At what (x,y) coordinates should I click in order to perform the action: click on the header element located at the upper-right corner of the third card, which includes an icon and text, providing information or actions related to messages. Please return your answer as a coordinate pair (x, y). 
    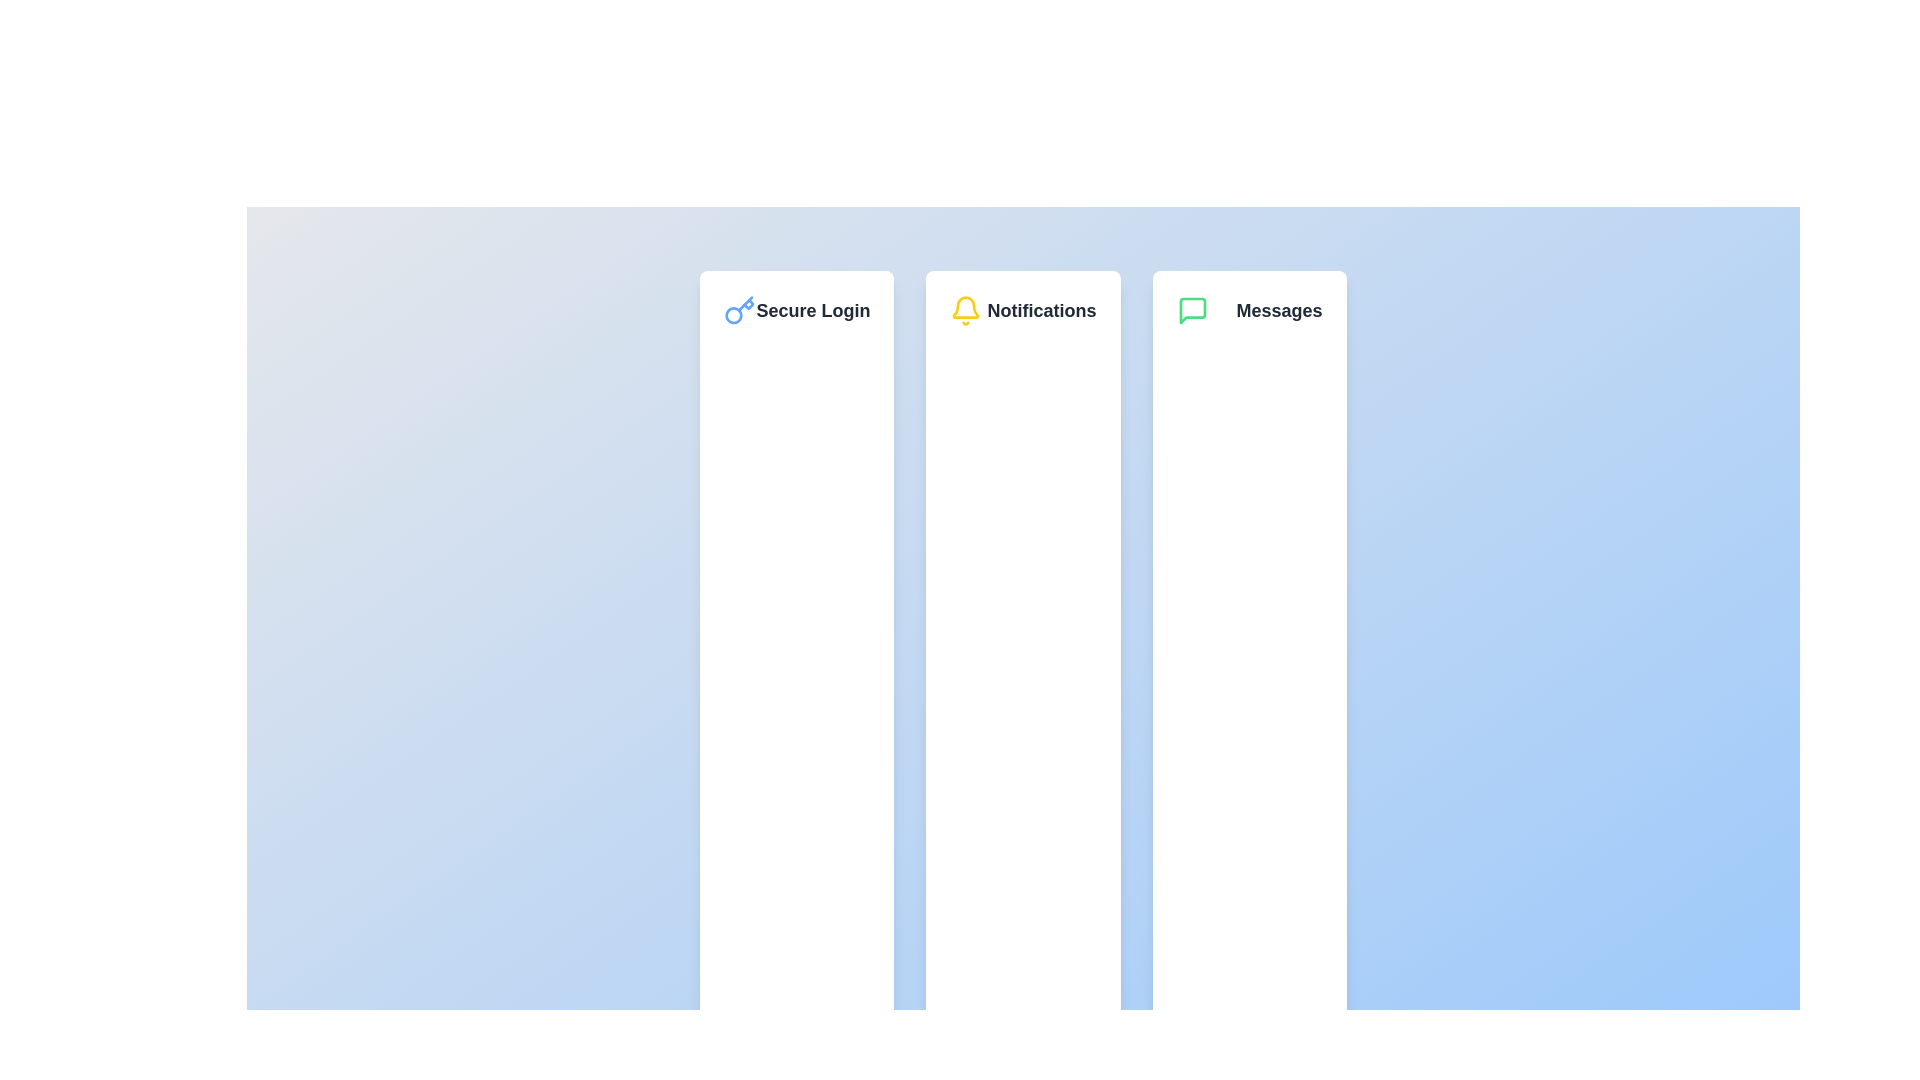
    Looking at the image, I should click on (1248, 311).